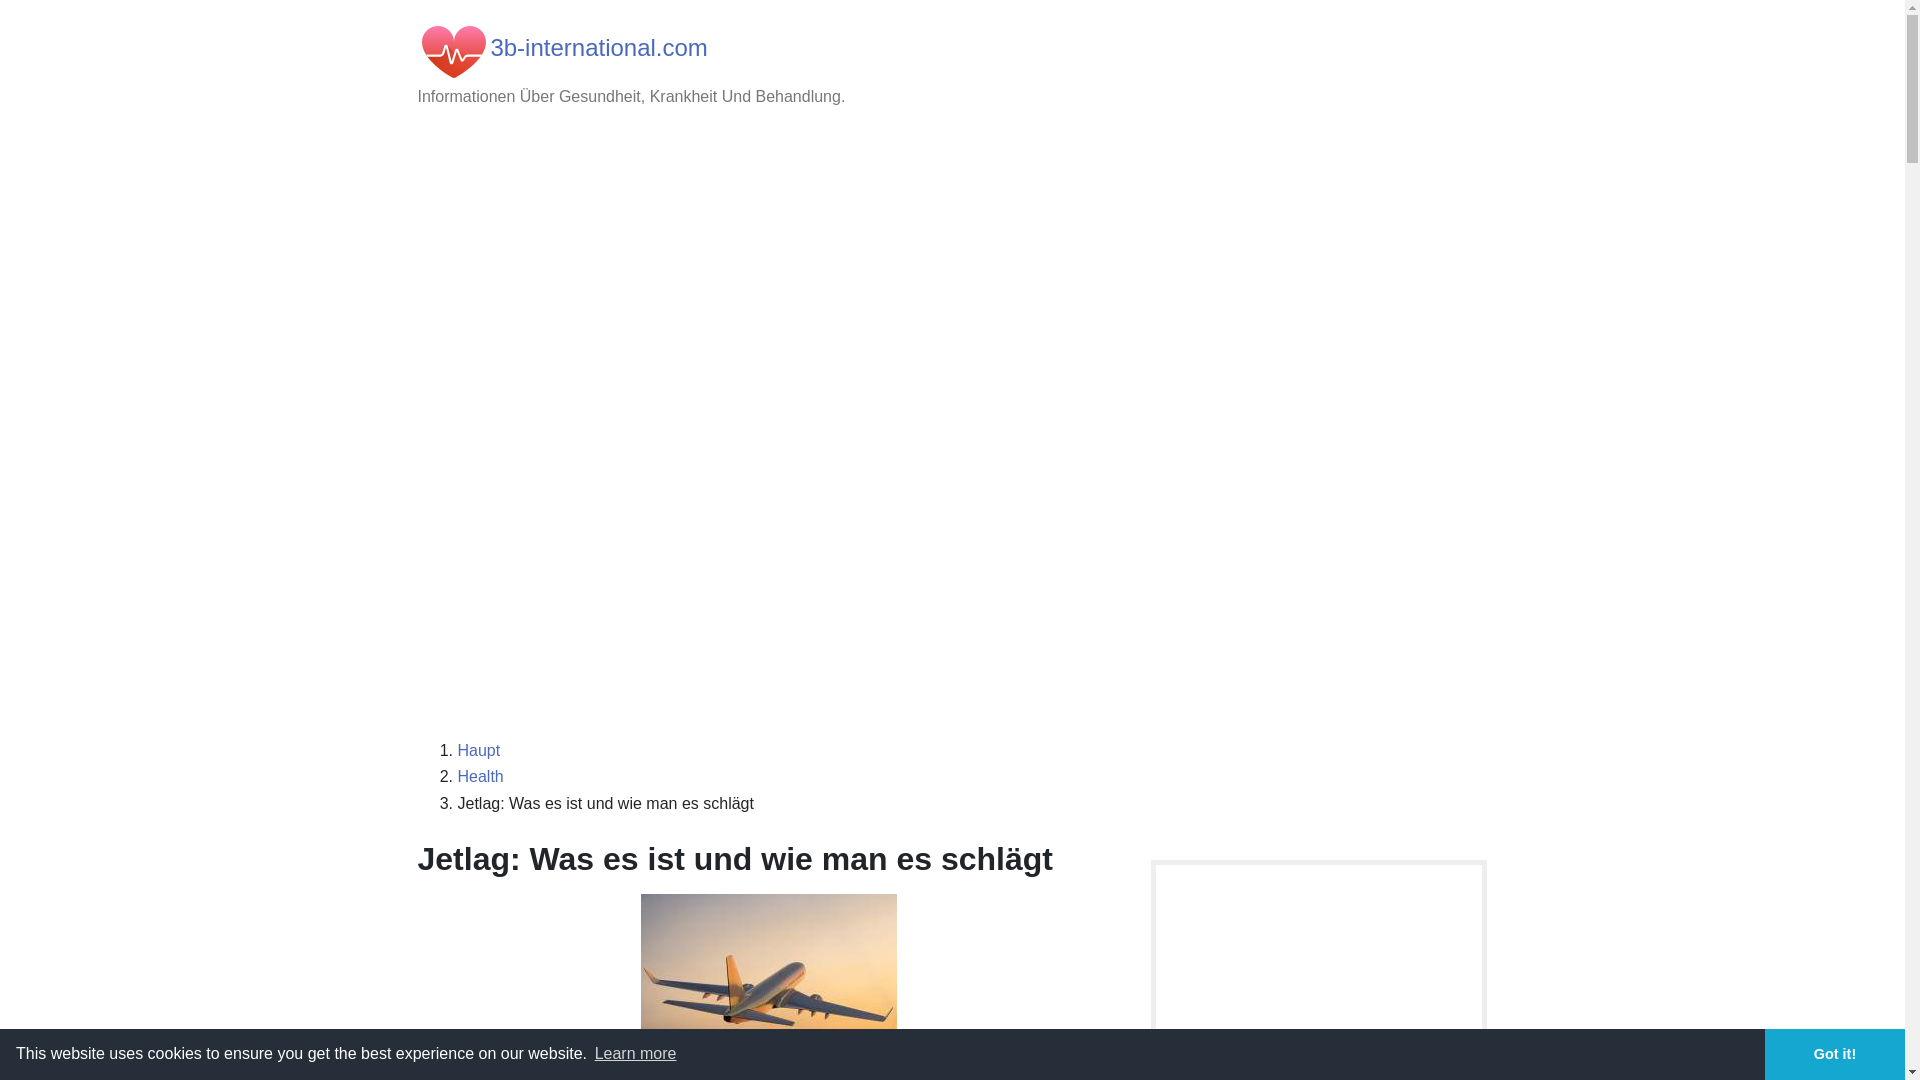 The height and width of the screenshot is (1080, 1920). What do you see at coordinates (952, 286) in the screenshot?
I see `'Advertisement'` at bounding box center [952, 286].